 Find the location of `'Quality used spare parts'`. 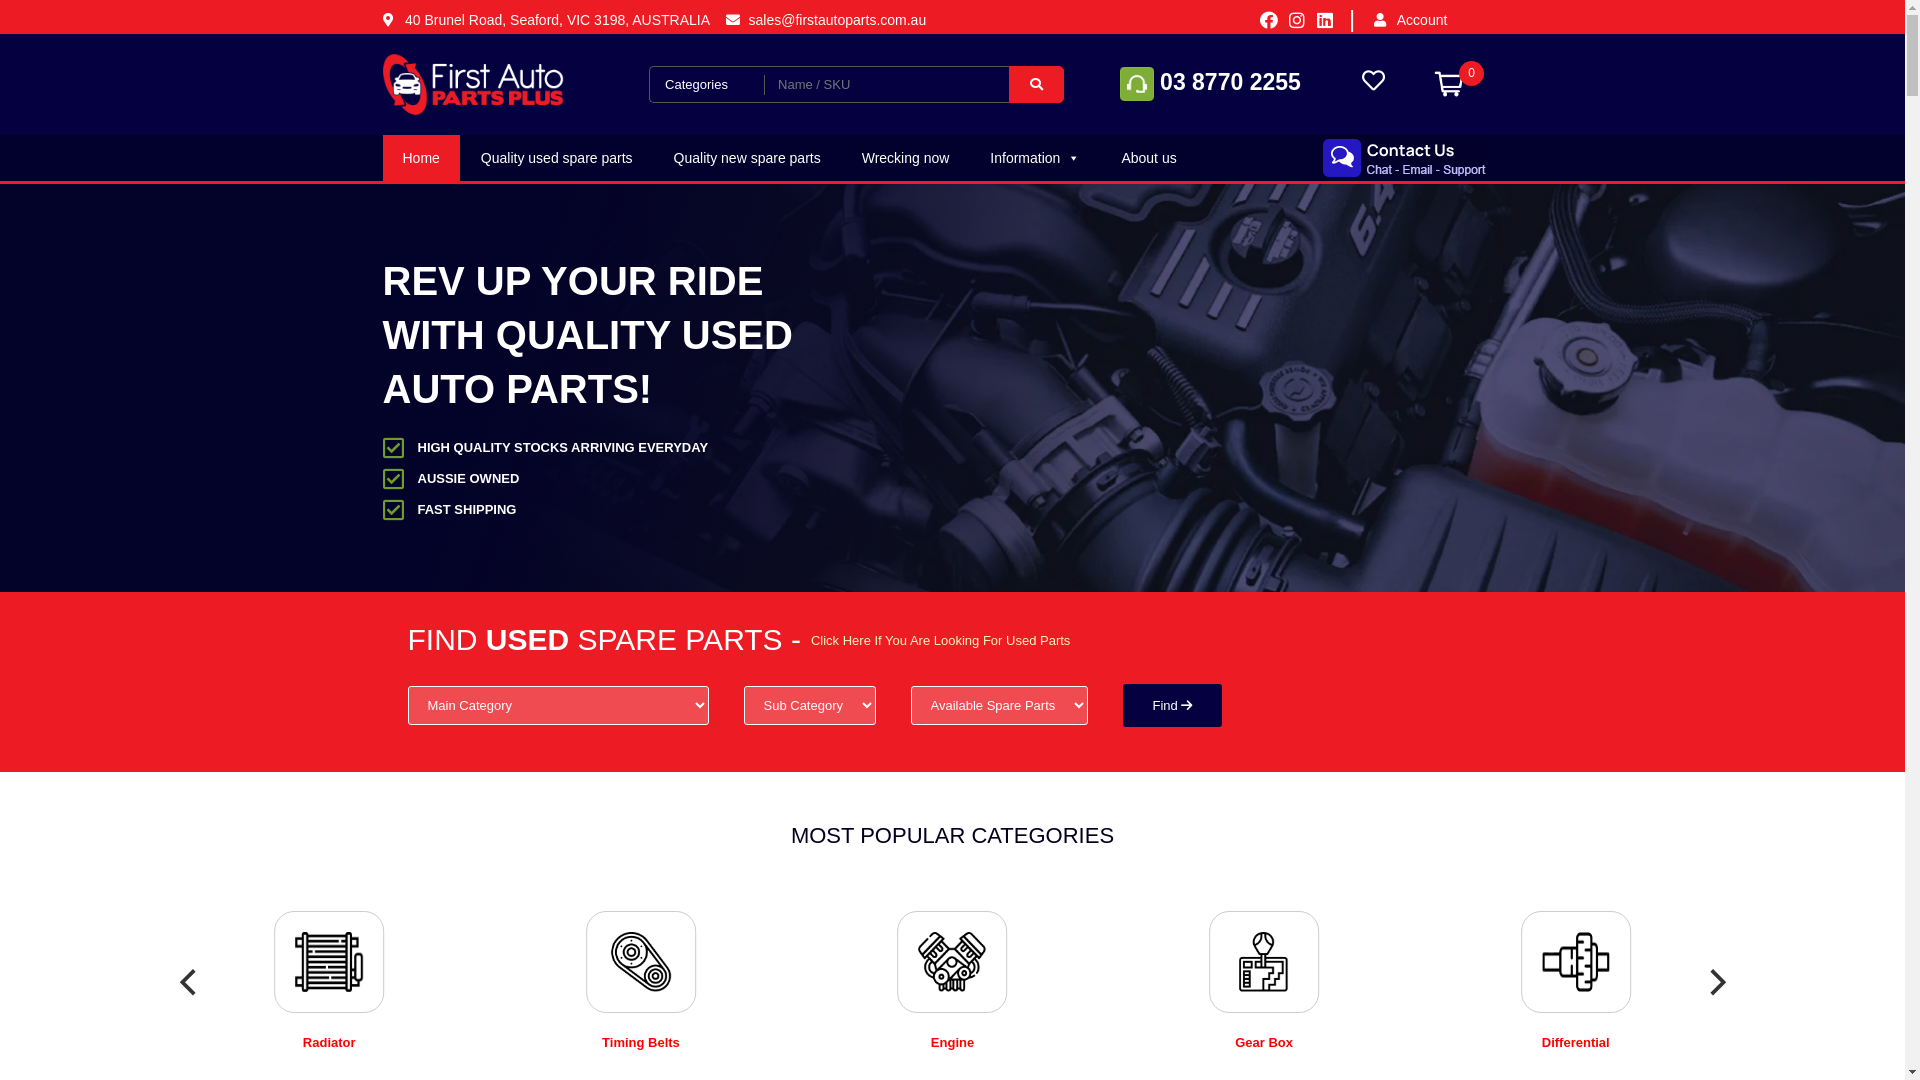

'Quality used spare parts' is located at coordinates (459, 157).